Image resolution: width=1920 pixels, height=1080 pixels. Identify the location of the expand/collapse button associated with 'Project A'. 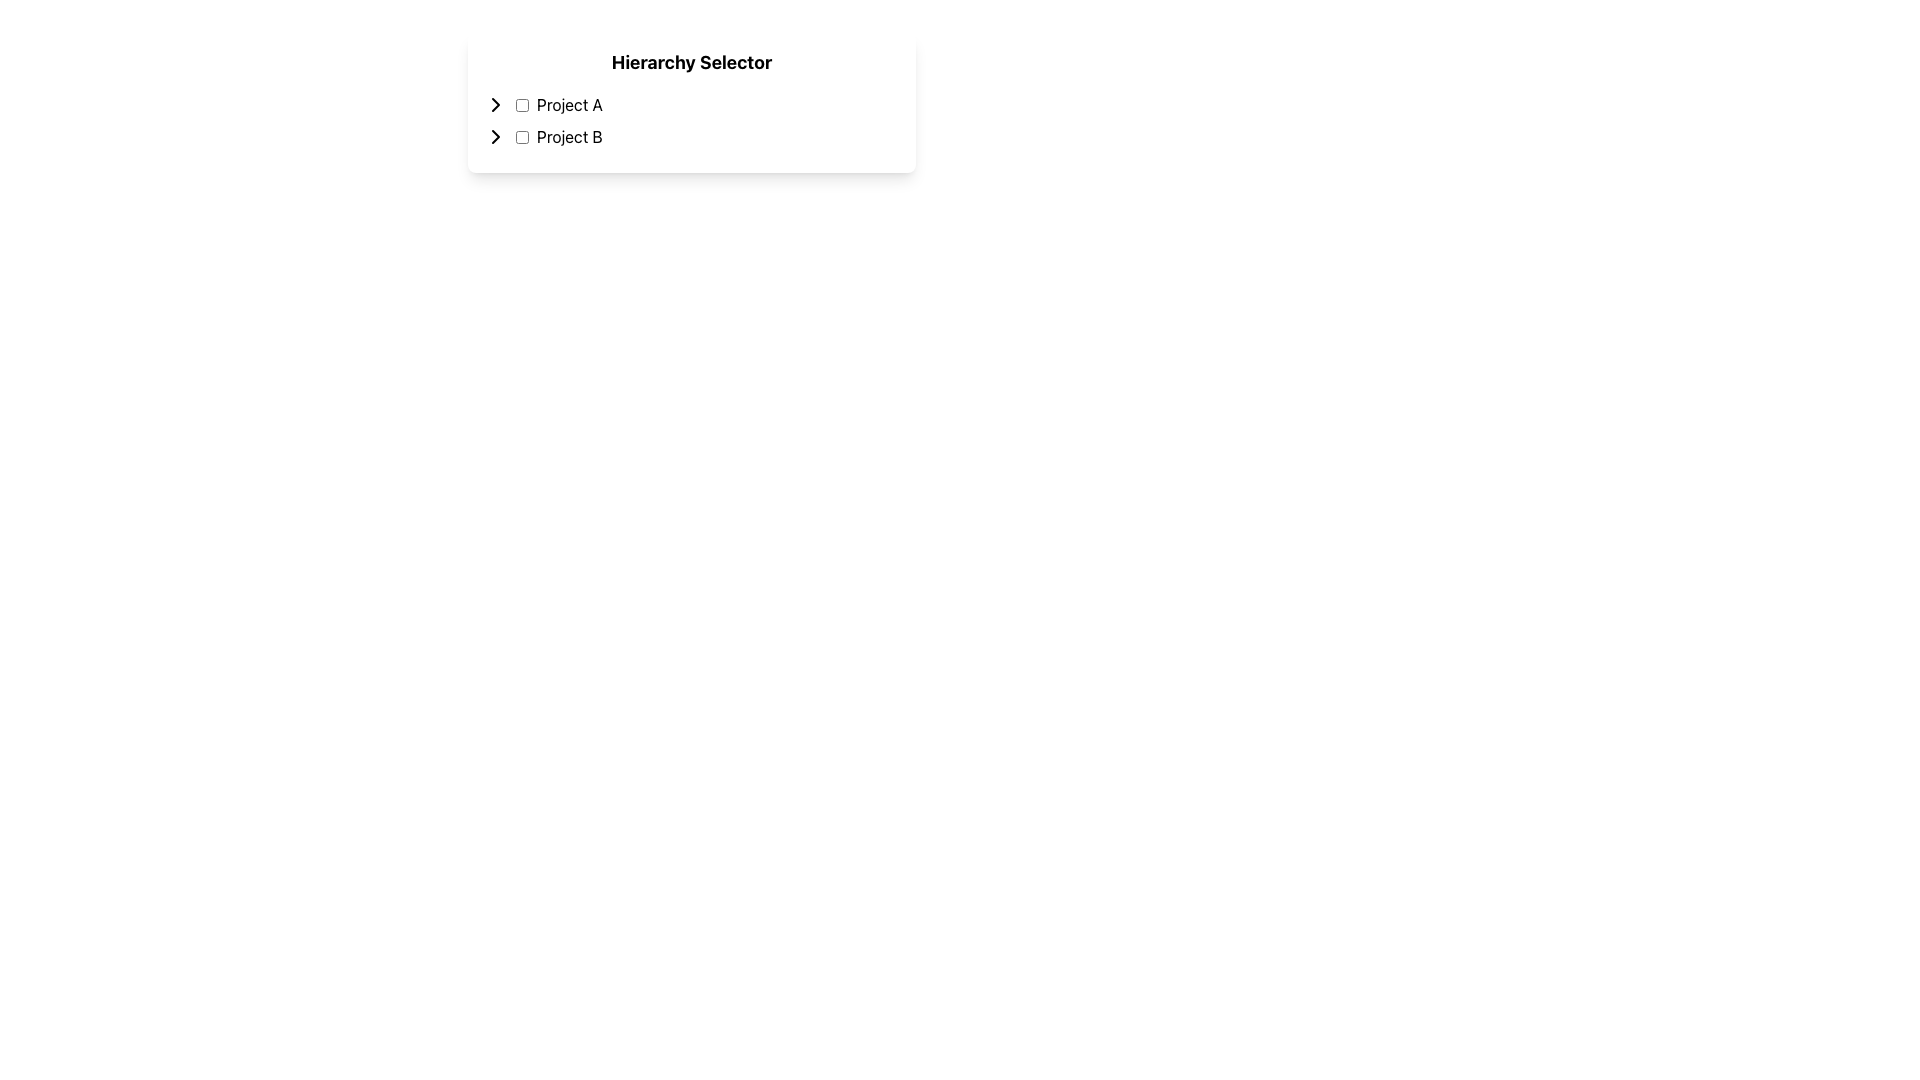
(495, 104).